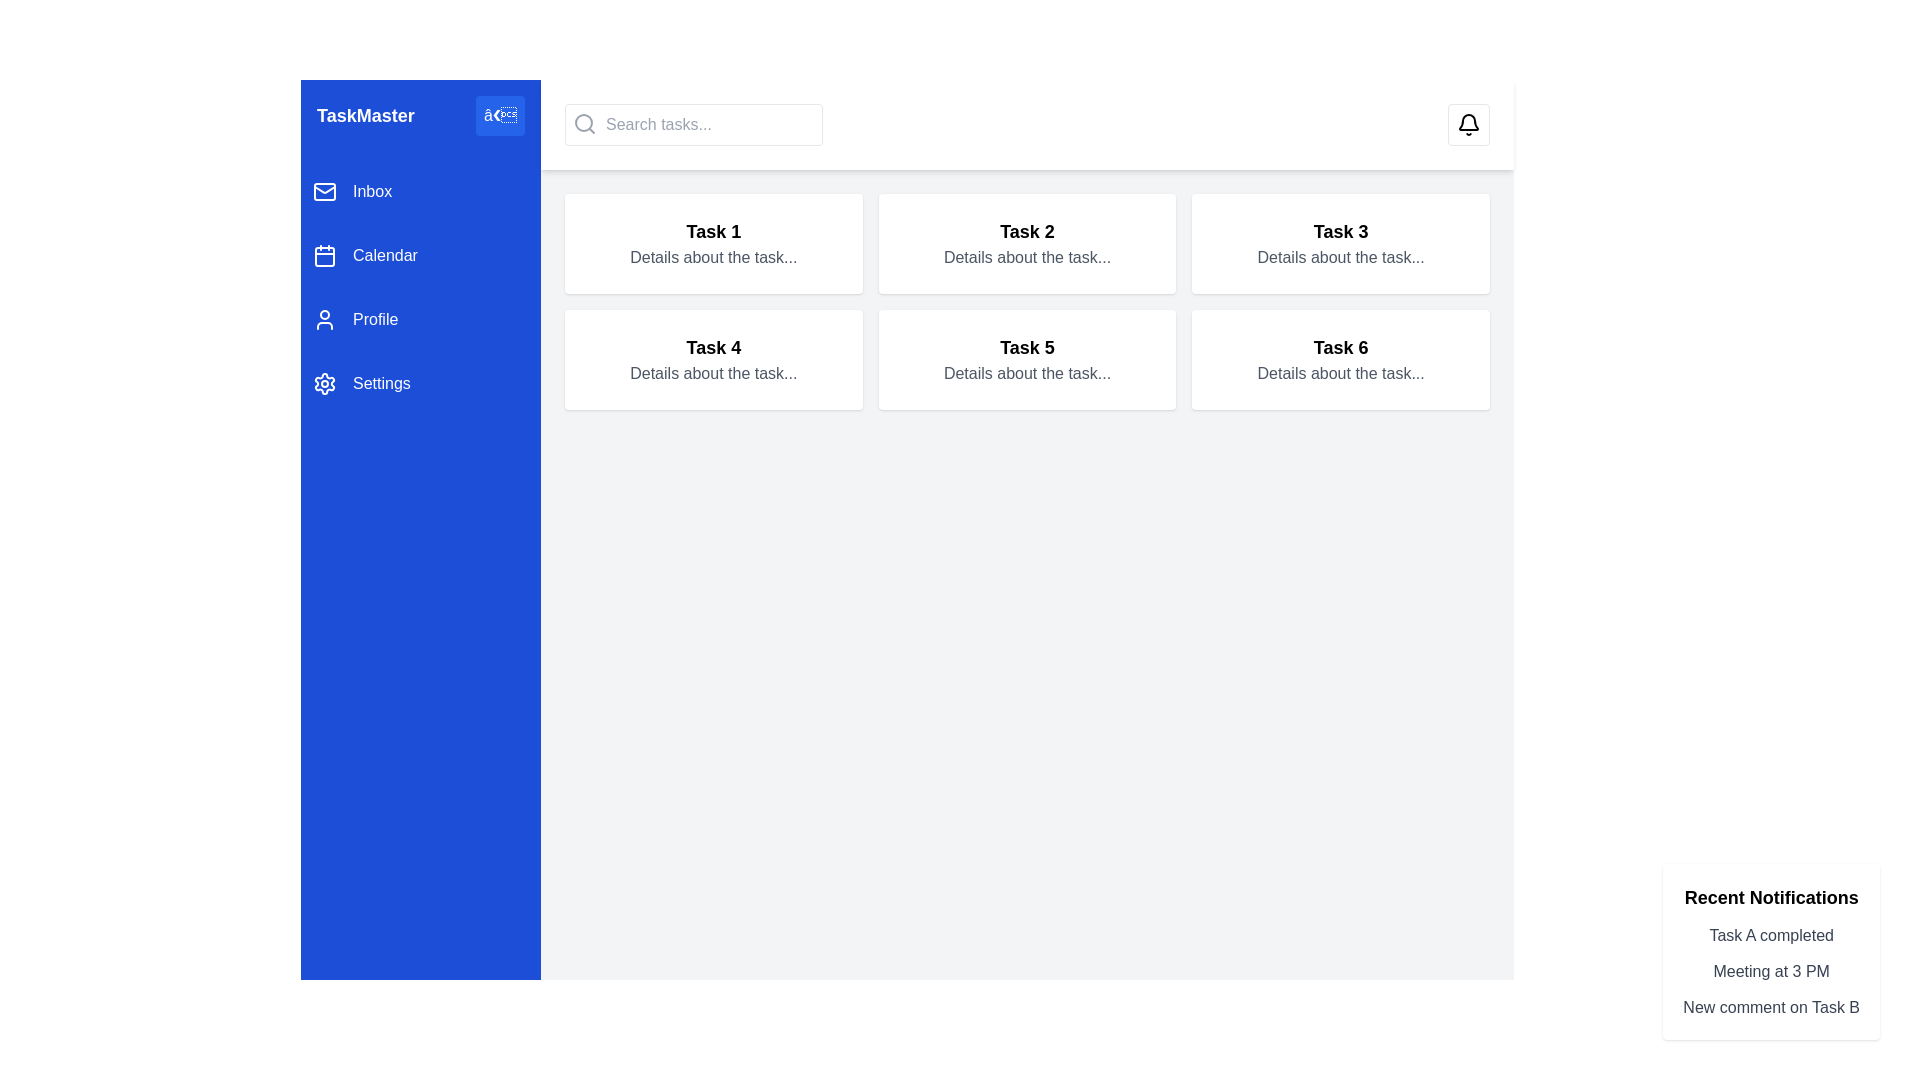  I want to click on the calendar icon located in the sidebar menu next to the 'Calendar' text, so click(325, 254).